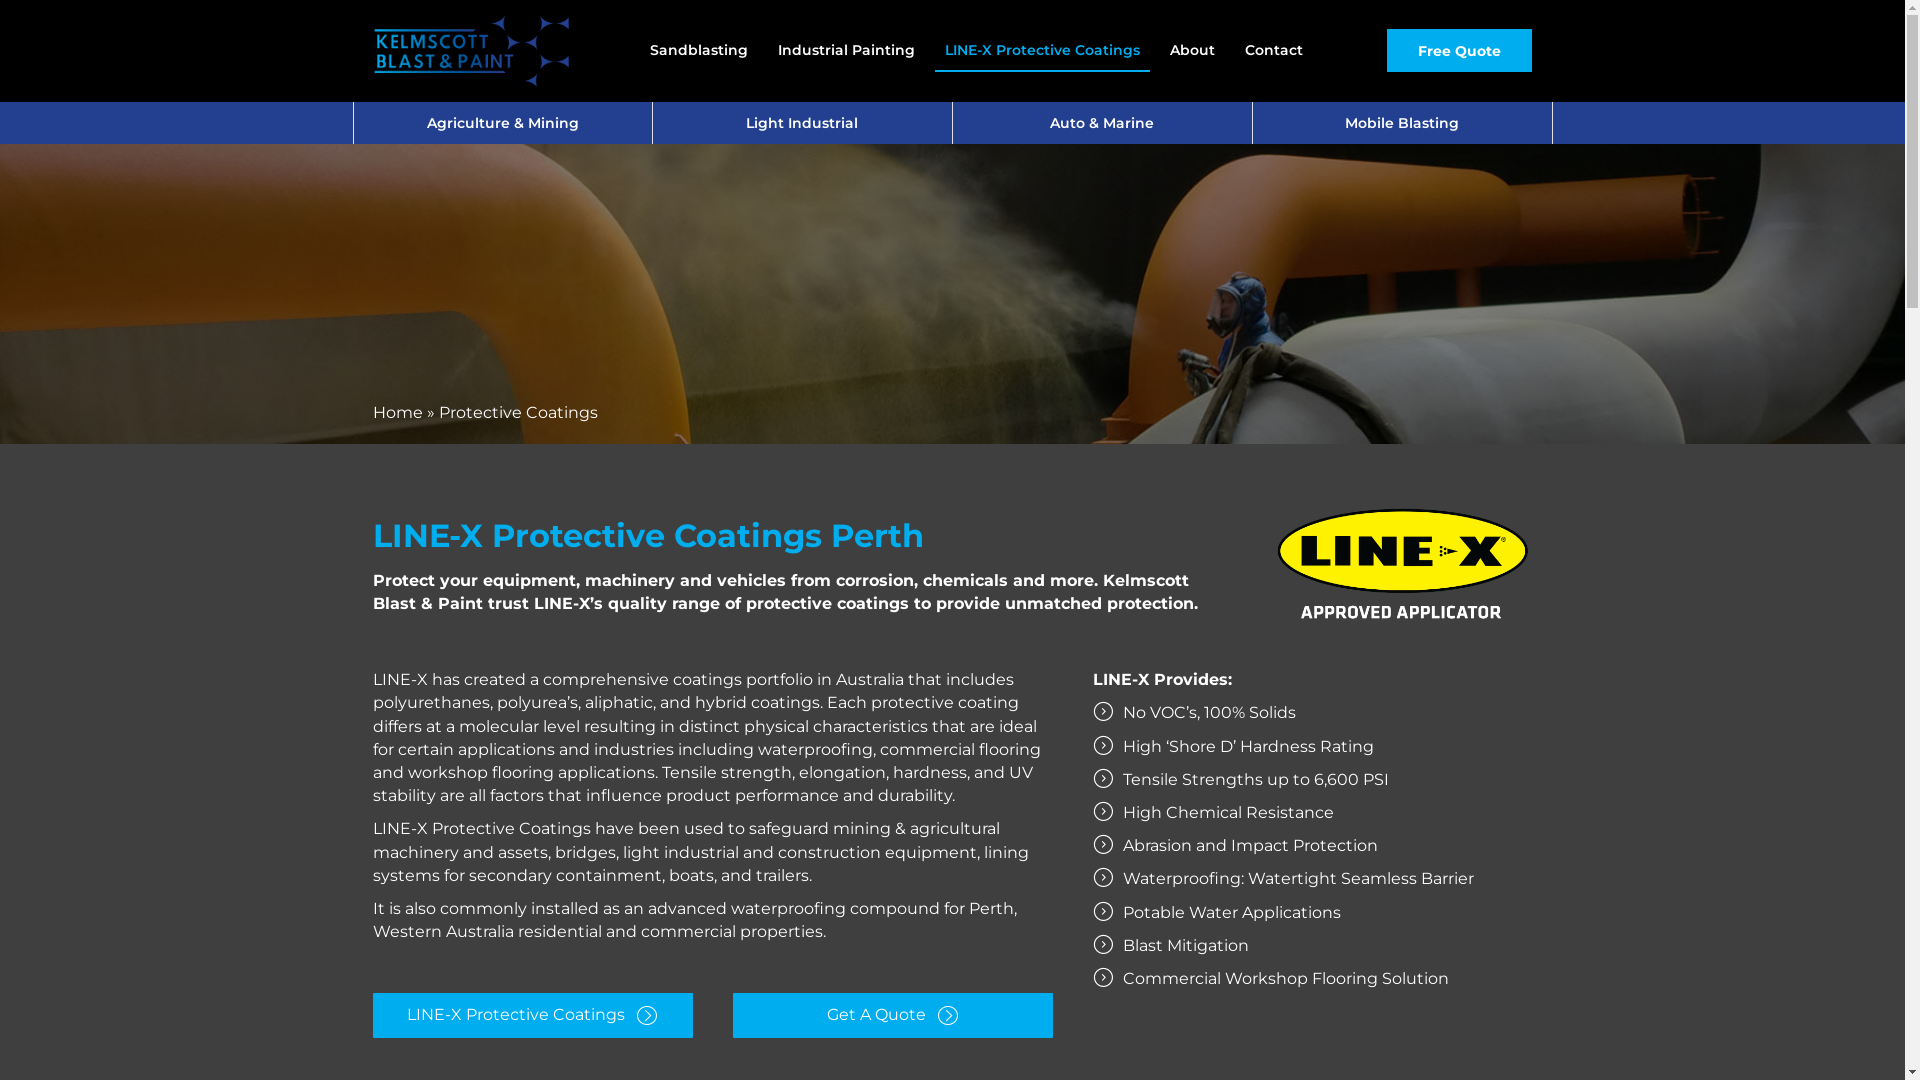  What do you see at coordinates (1192, 49) in the screenshot?
I see `'About'` at bounding box center [1192, 49].